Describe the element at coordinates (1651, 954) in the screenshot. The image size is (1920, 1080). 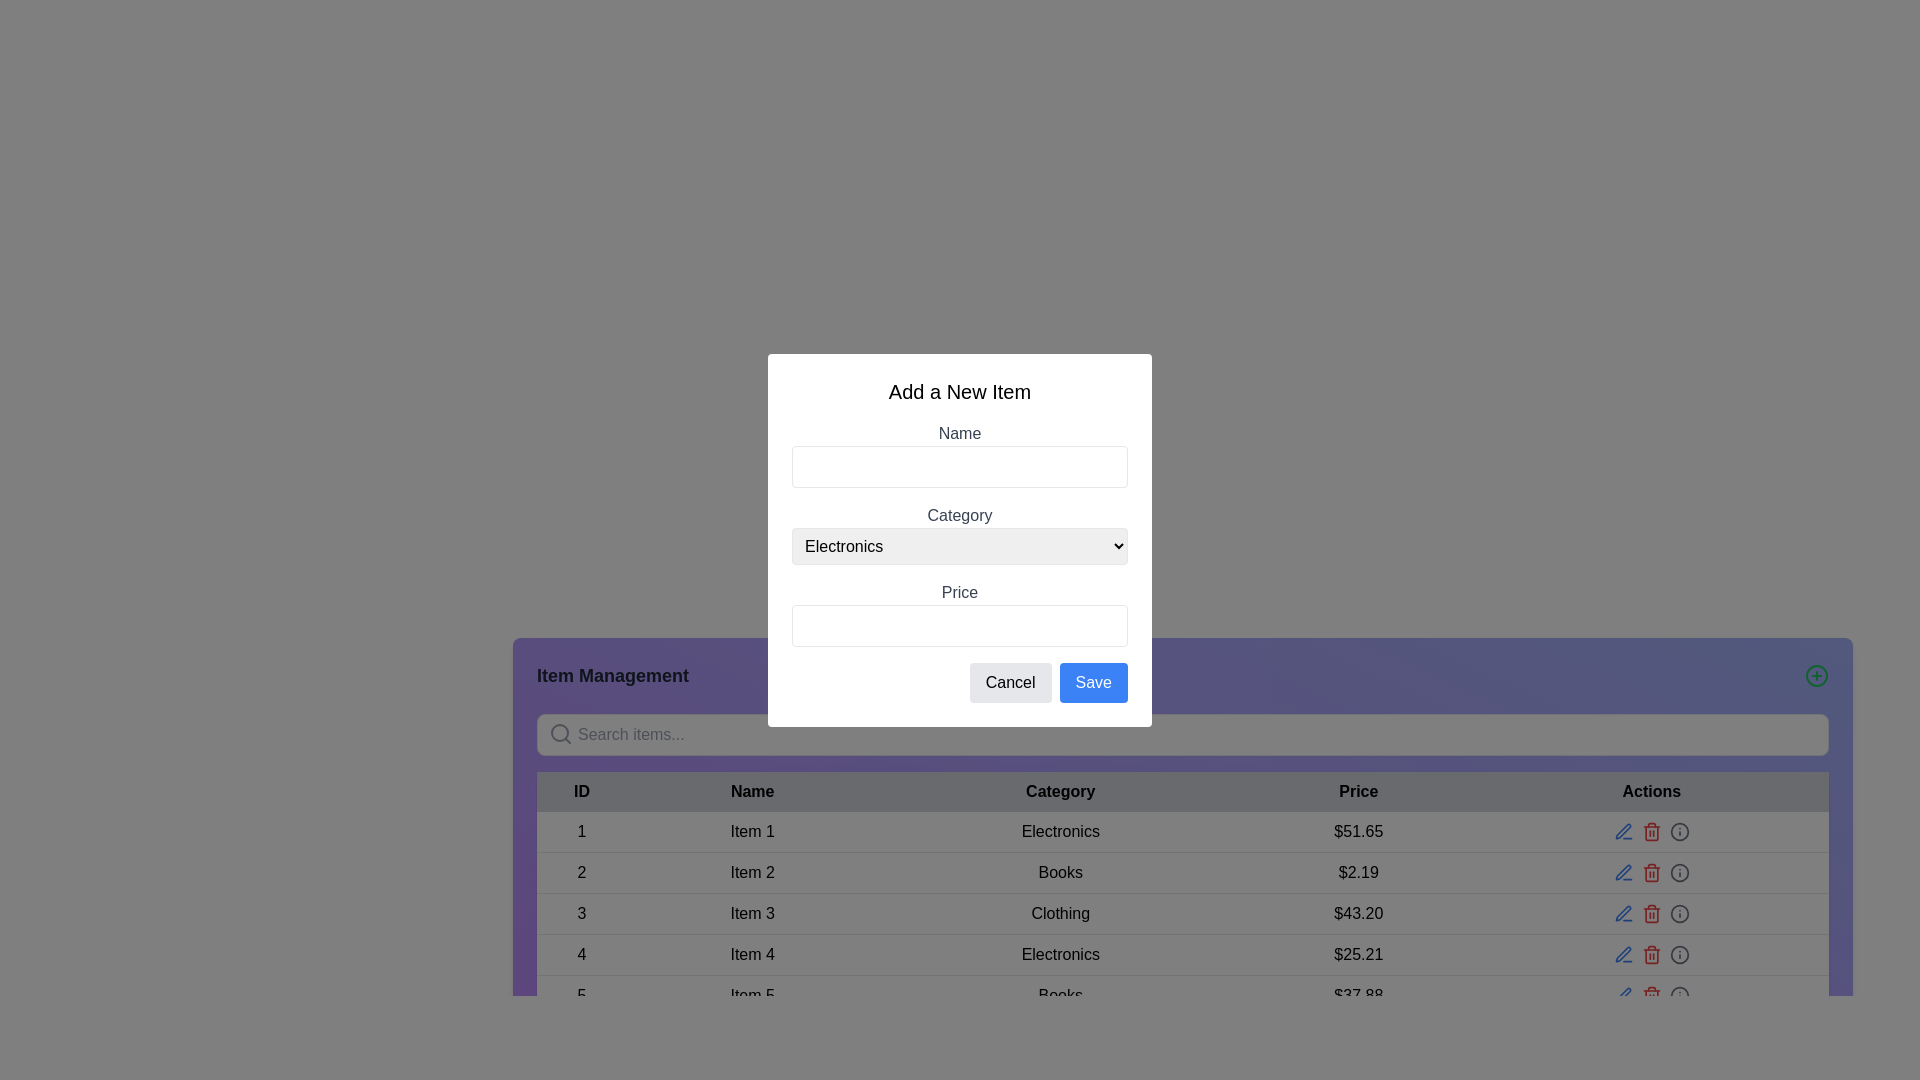
I see `the delete icon in the 'Actions' column for item '4' to initiate the delete action` at that location.